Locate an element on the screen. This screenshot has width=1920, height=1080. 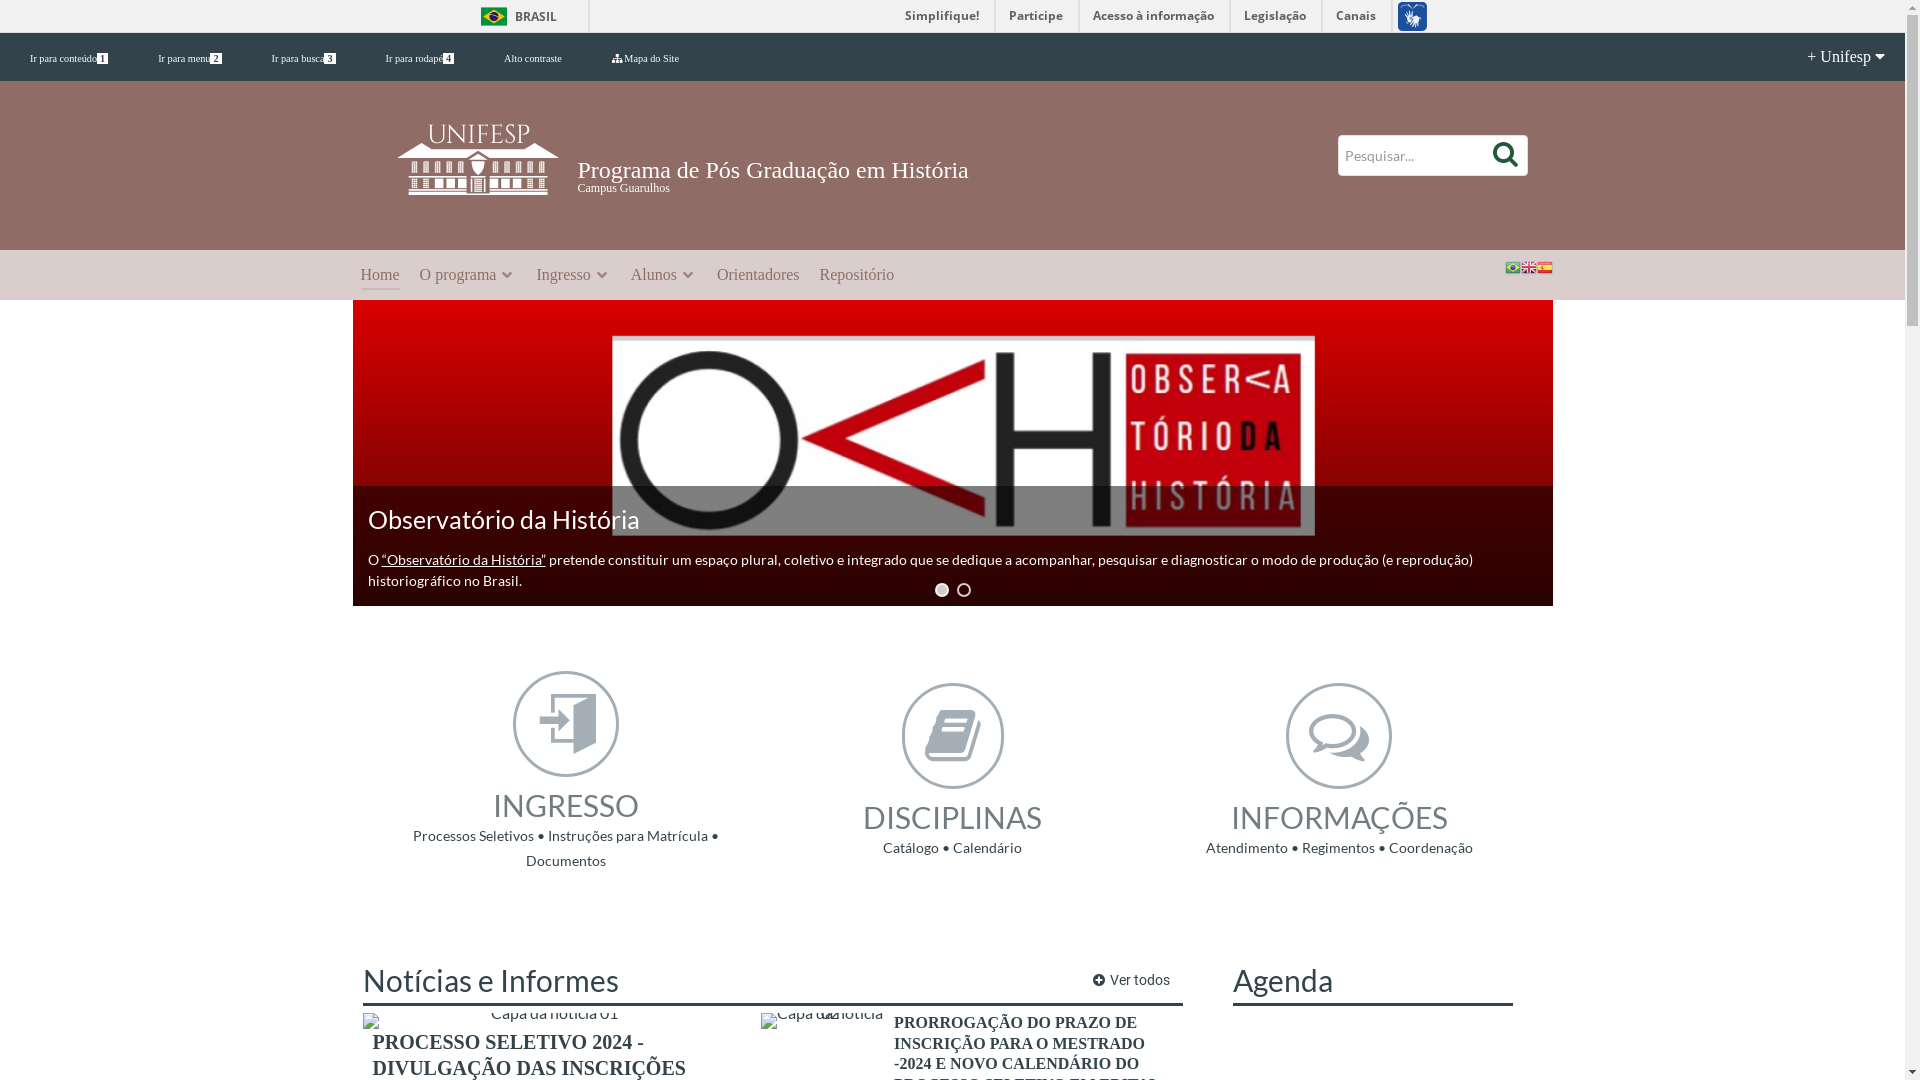
'Alto contraste' is located at coordinates (532, 57).